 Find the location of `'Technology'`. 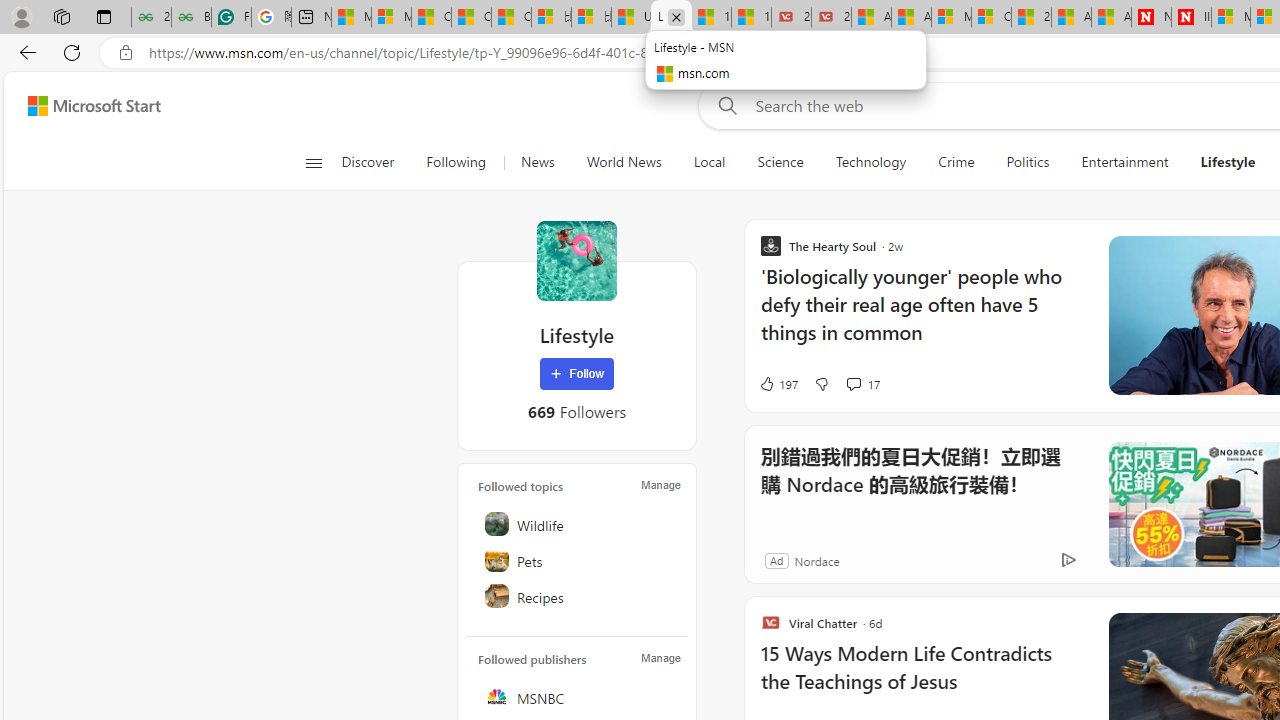

'Technology' is located at coordinates (871, 162).